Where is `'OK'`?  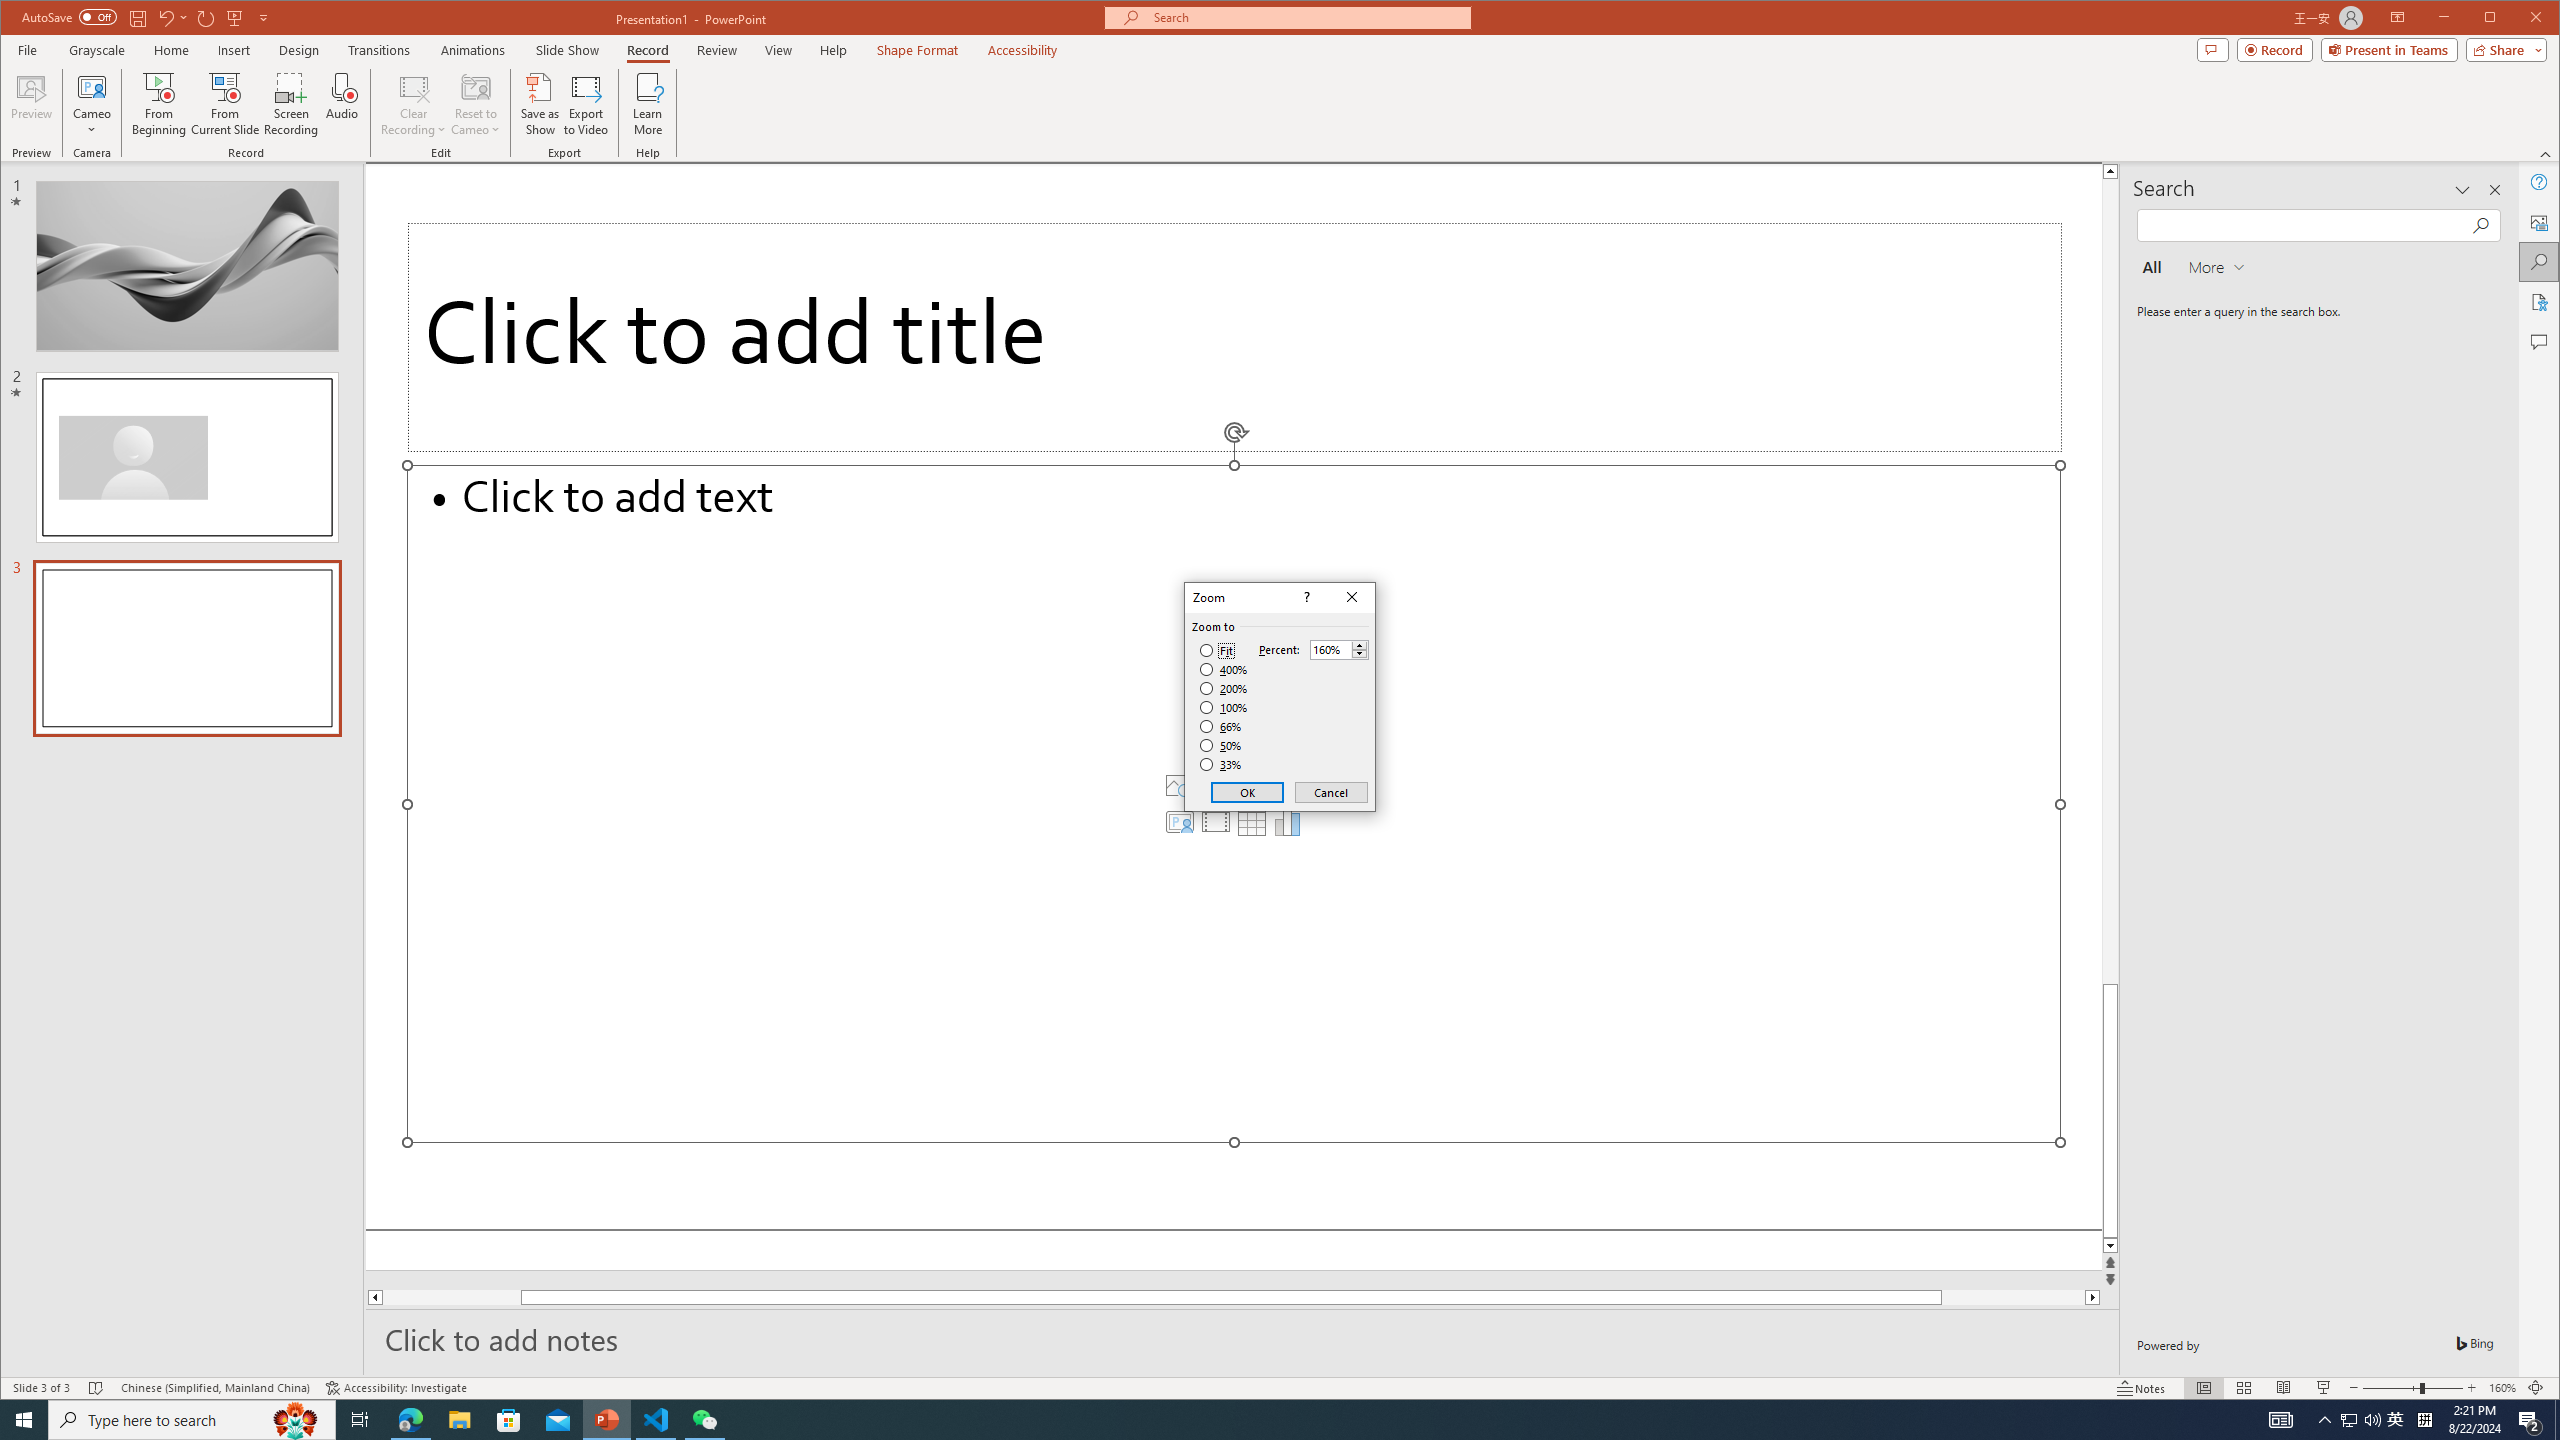 'OK' is located at coordinates (1247, 792).